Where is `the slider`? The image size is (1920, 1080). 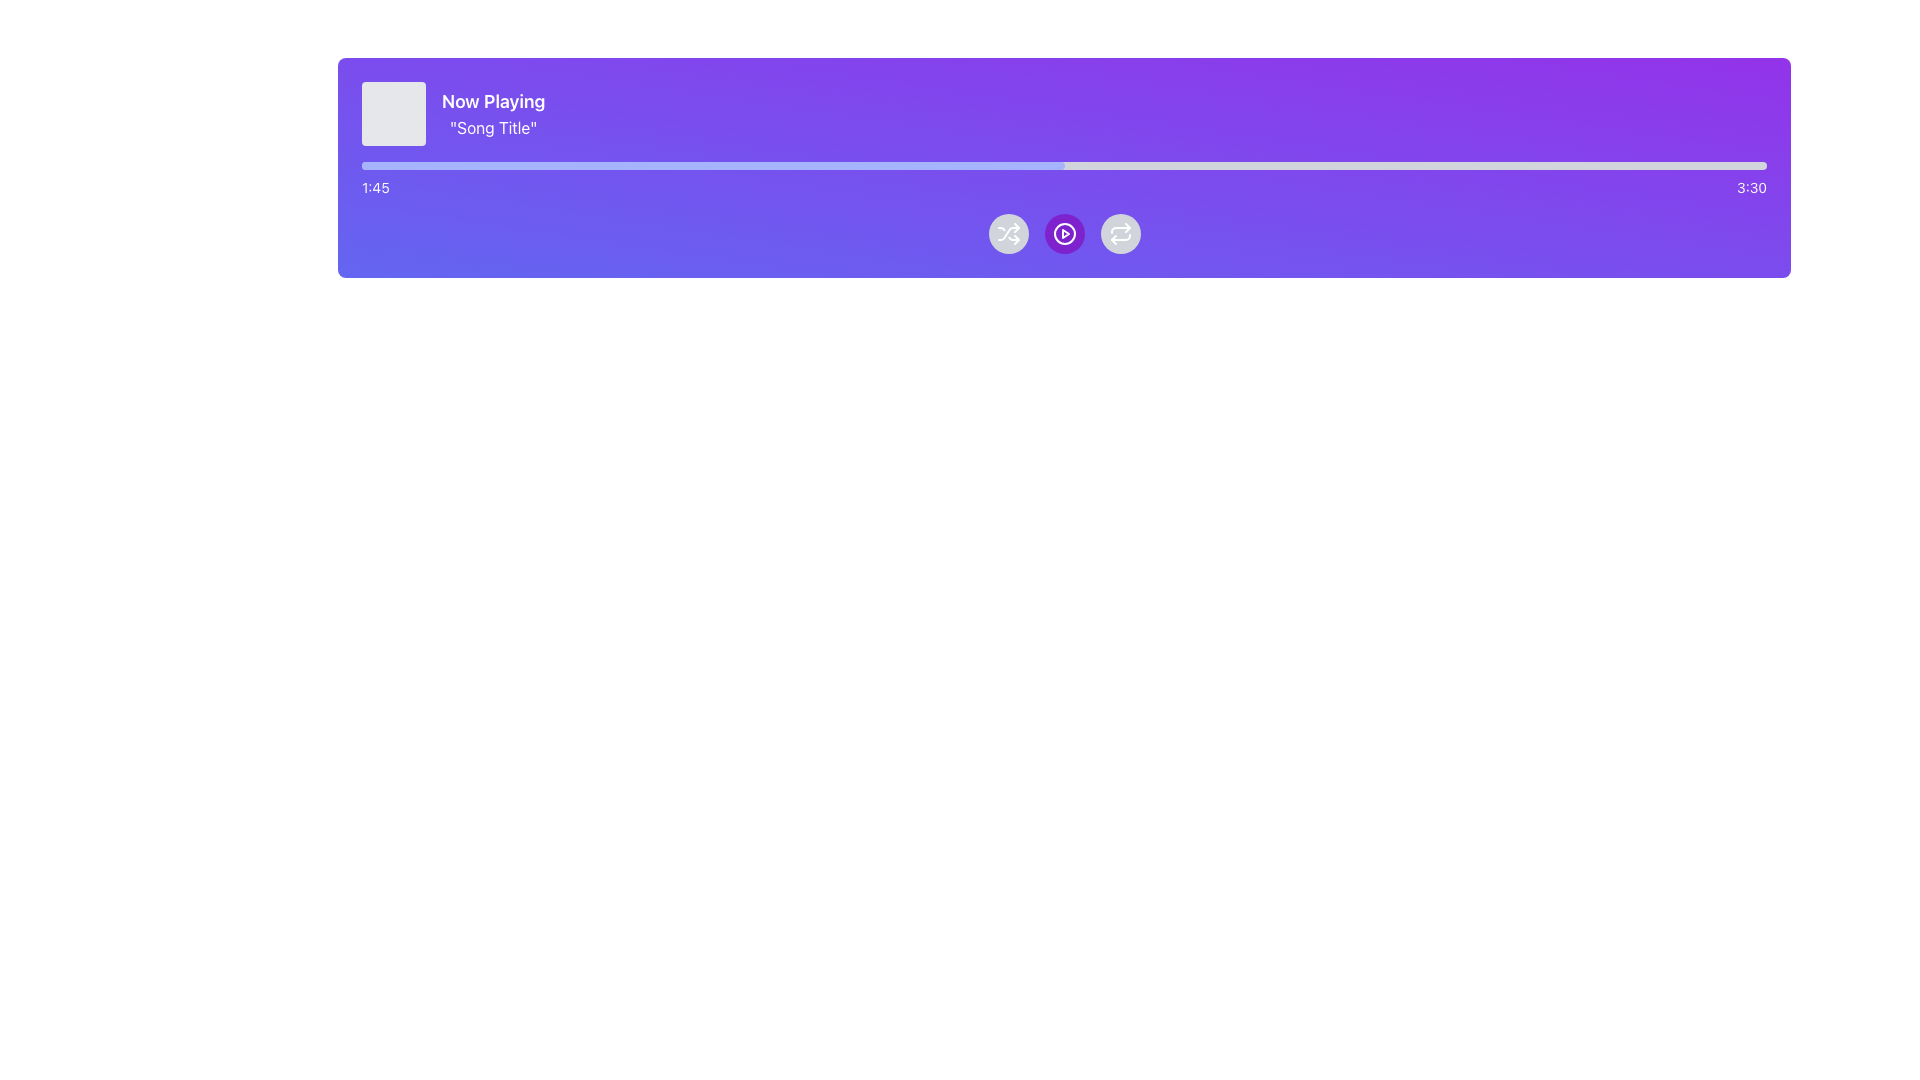
the slider is located at coordinates (1680, 164).